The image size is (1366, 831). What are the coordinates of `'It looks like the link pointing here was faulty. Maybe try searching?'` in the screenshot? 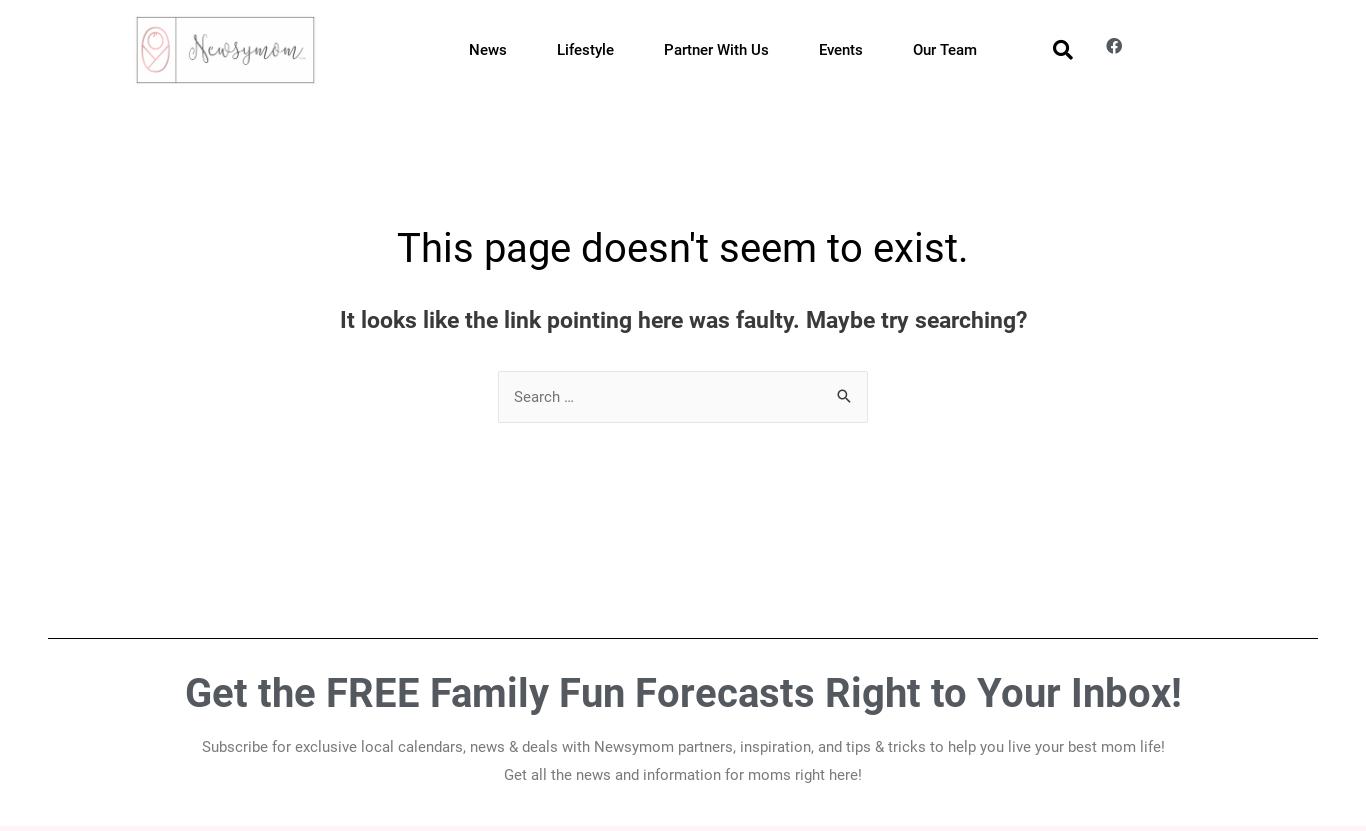 It's located at (681, 319).